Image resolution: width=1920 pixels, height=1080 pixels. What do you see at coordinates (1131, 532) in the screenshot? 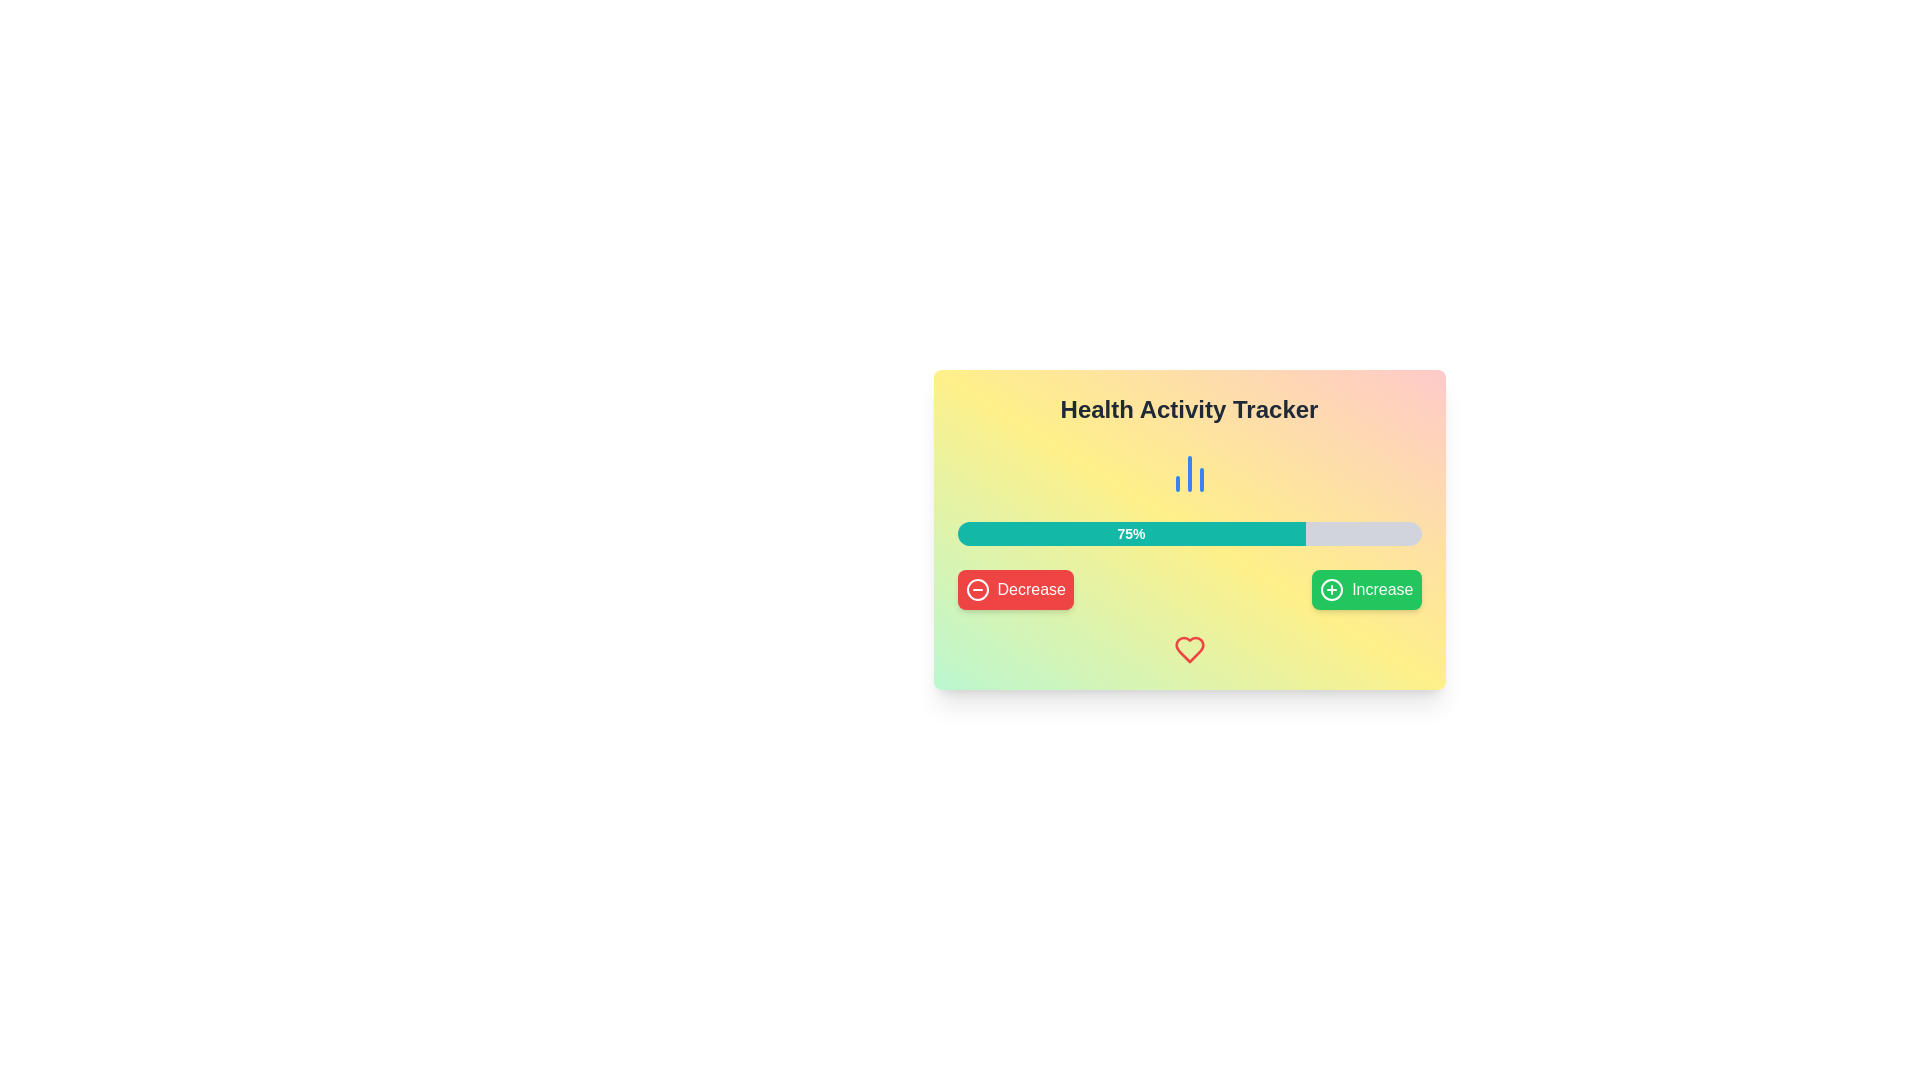
I see `the teal-colored rectangular progress bar segment displaying '75%' in white bold font, which indicates current progress in the health activity tracker interface` at bounding box center [1131, 532].